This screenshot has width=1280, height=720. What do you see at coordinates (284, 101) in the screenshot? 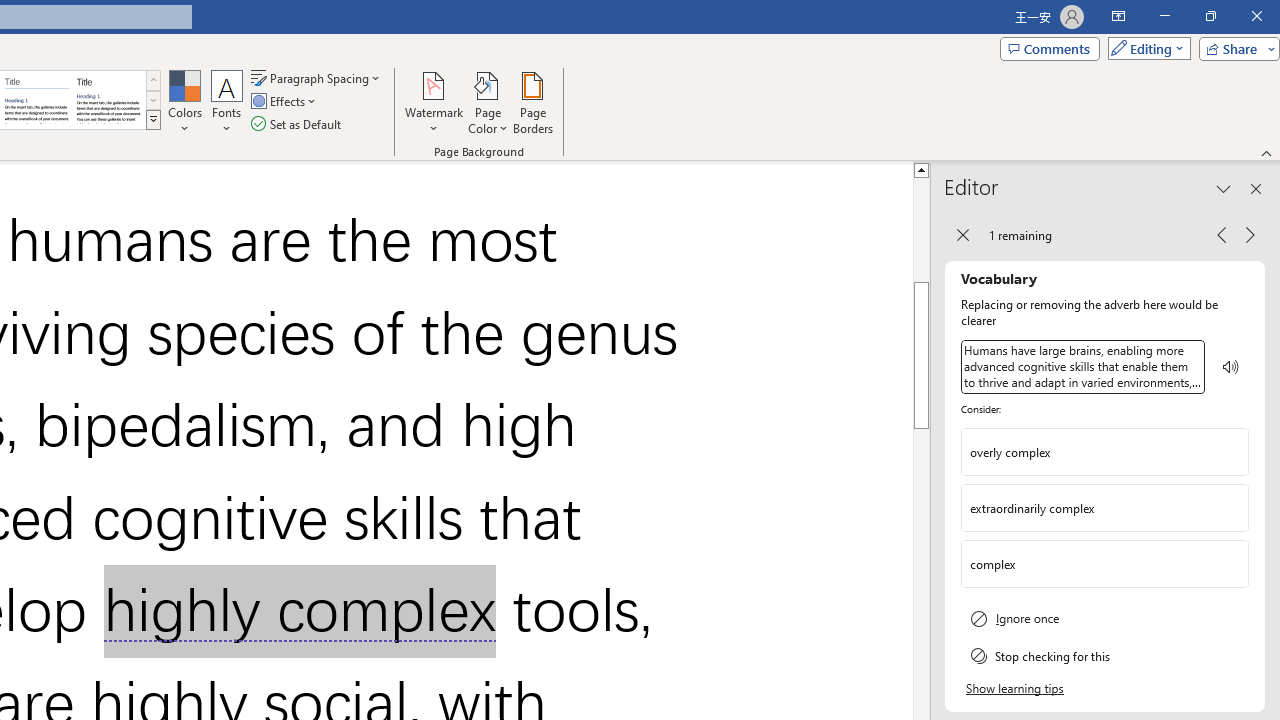
I see `'Effects'` at bounding box center [284, 101].